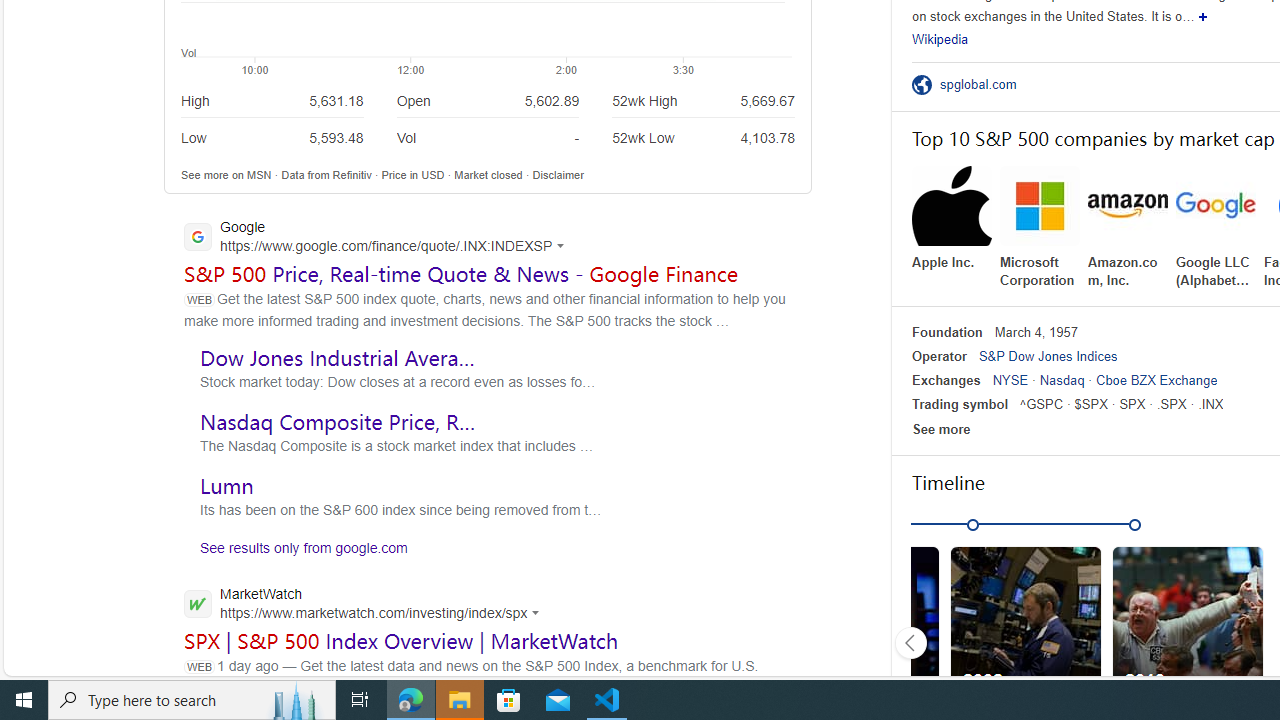  I want to click on 'Class: sp-ofsite', so click(920, 83).